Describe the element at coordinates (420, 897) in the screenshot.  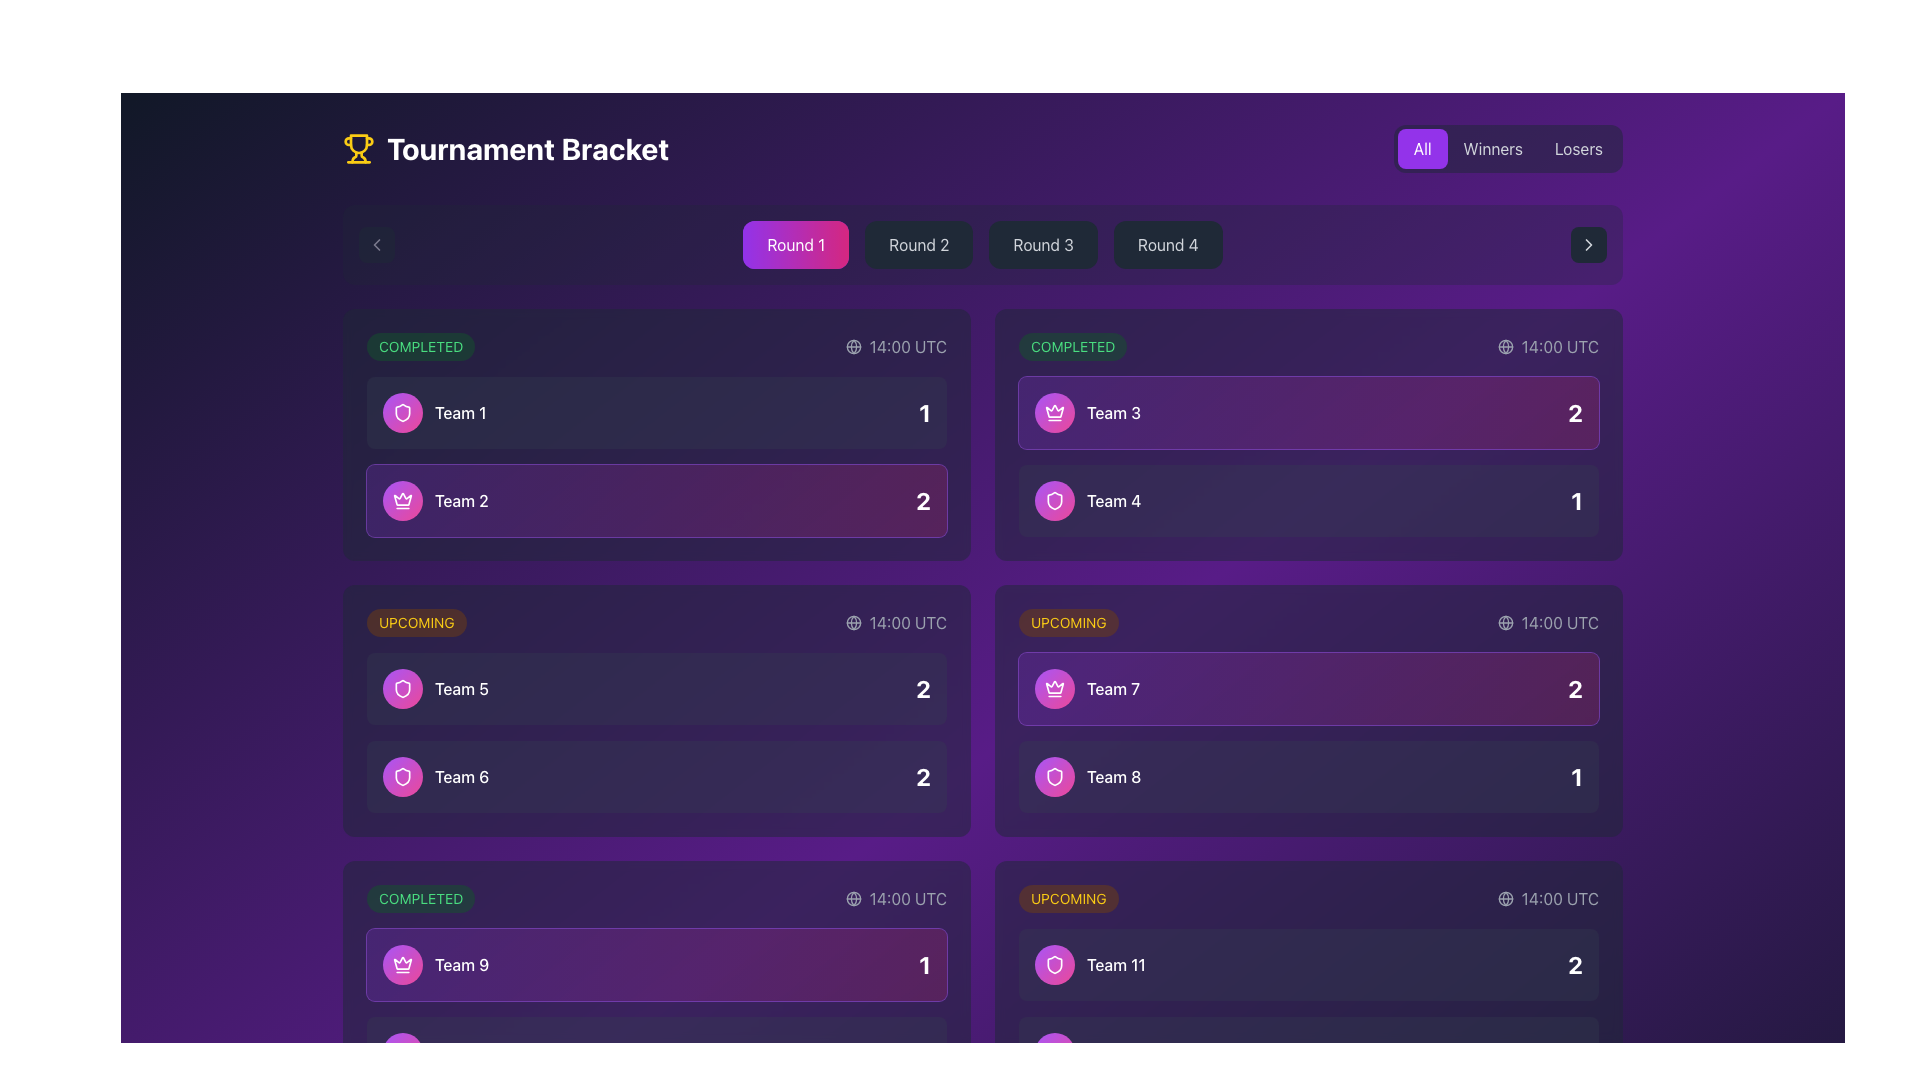
I see `the status label displaying 'COMPLETED', which has a dark green rounded rectangle background and green text` at that location.